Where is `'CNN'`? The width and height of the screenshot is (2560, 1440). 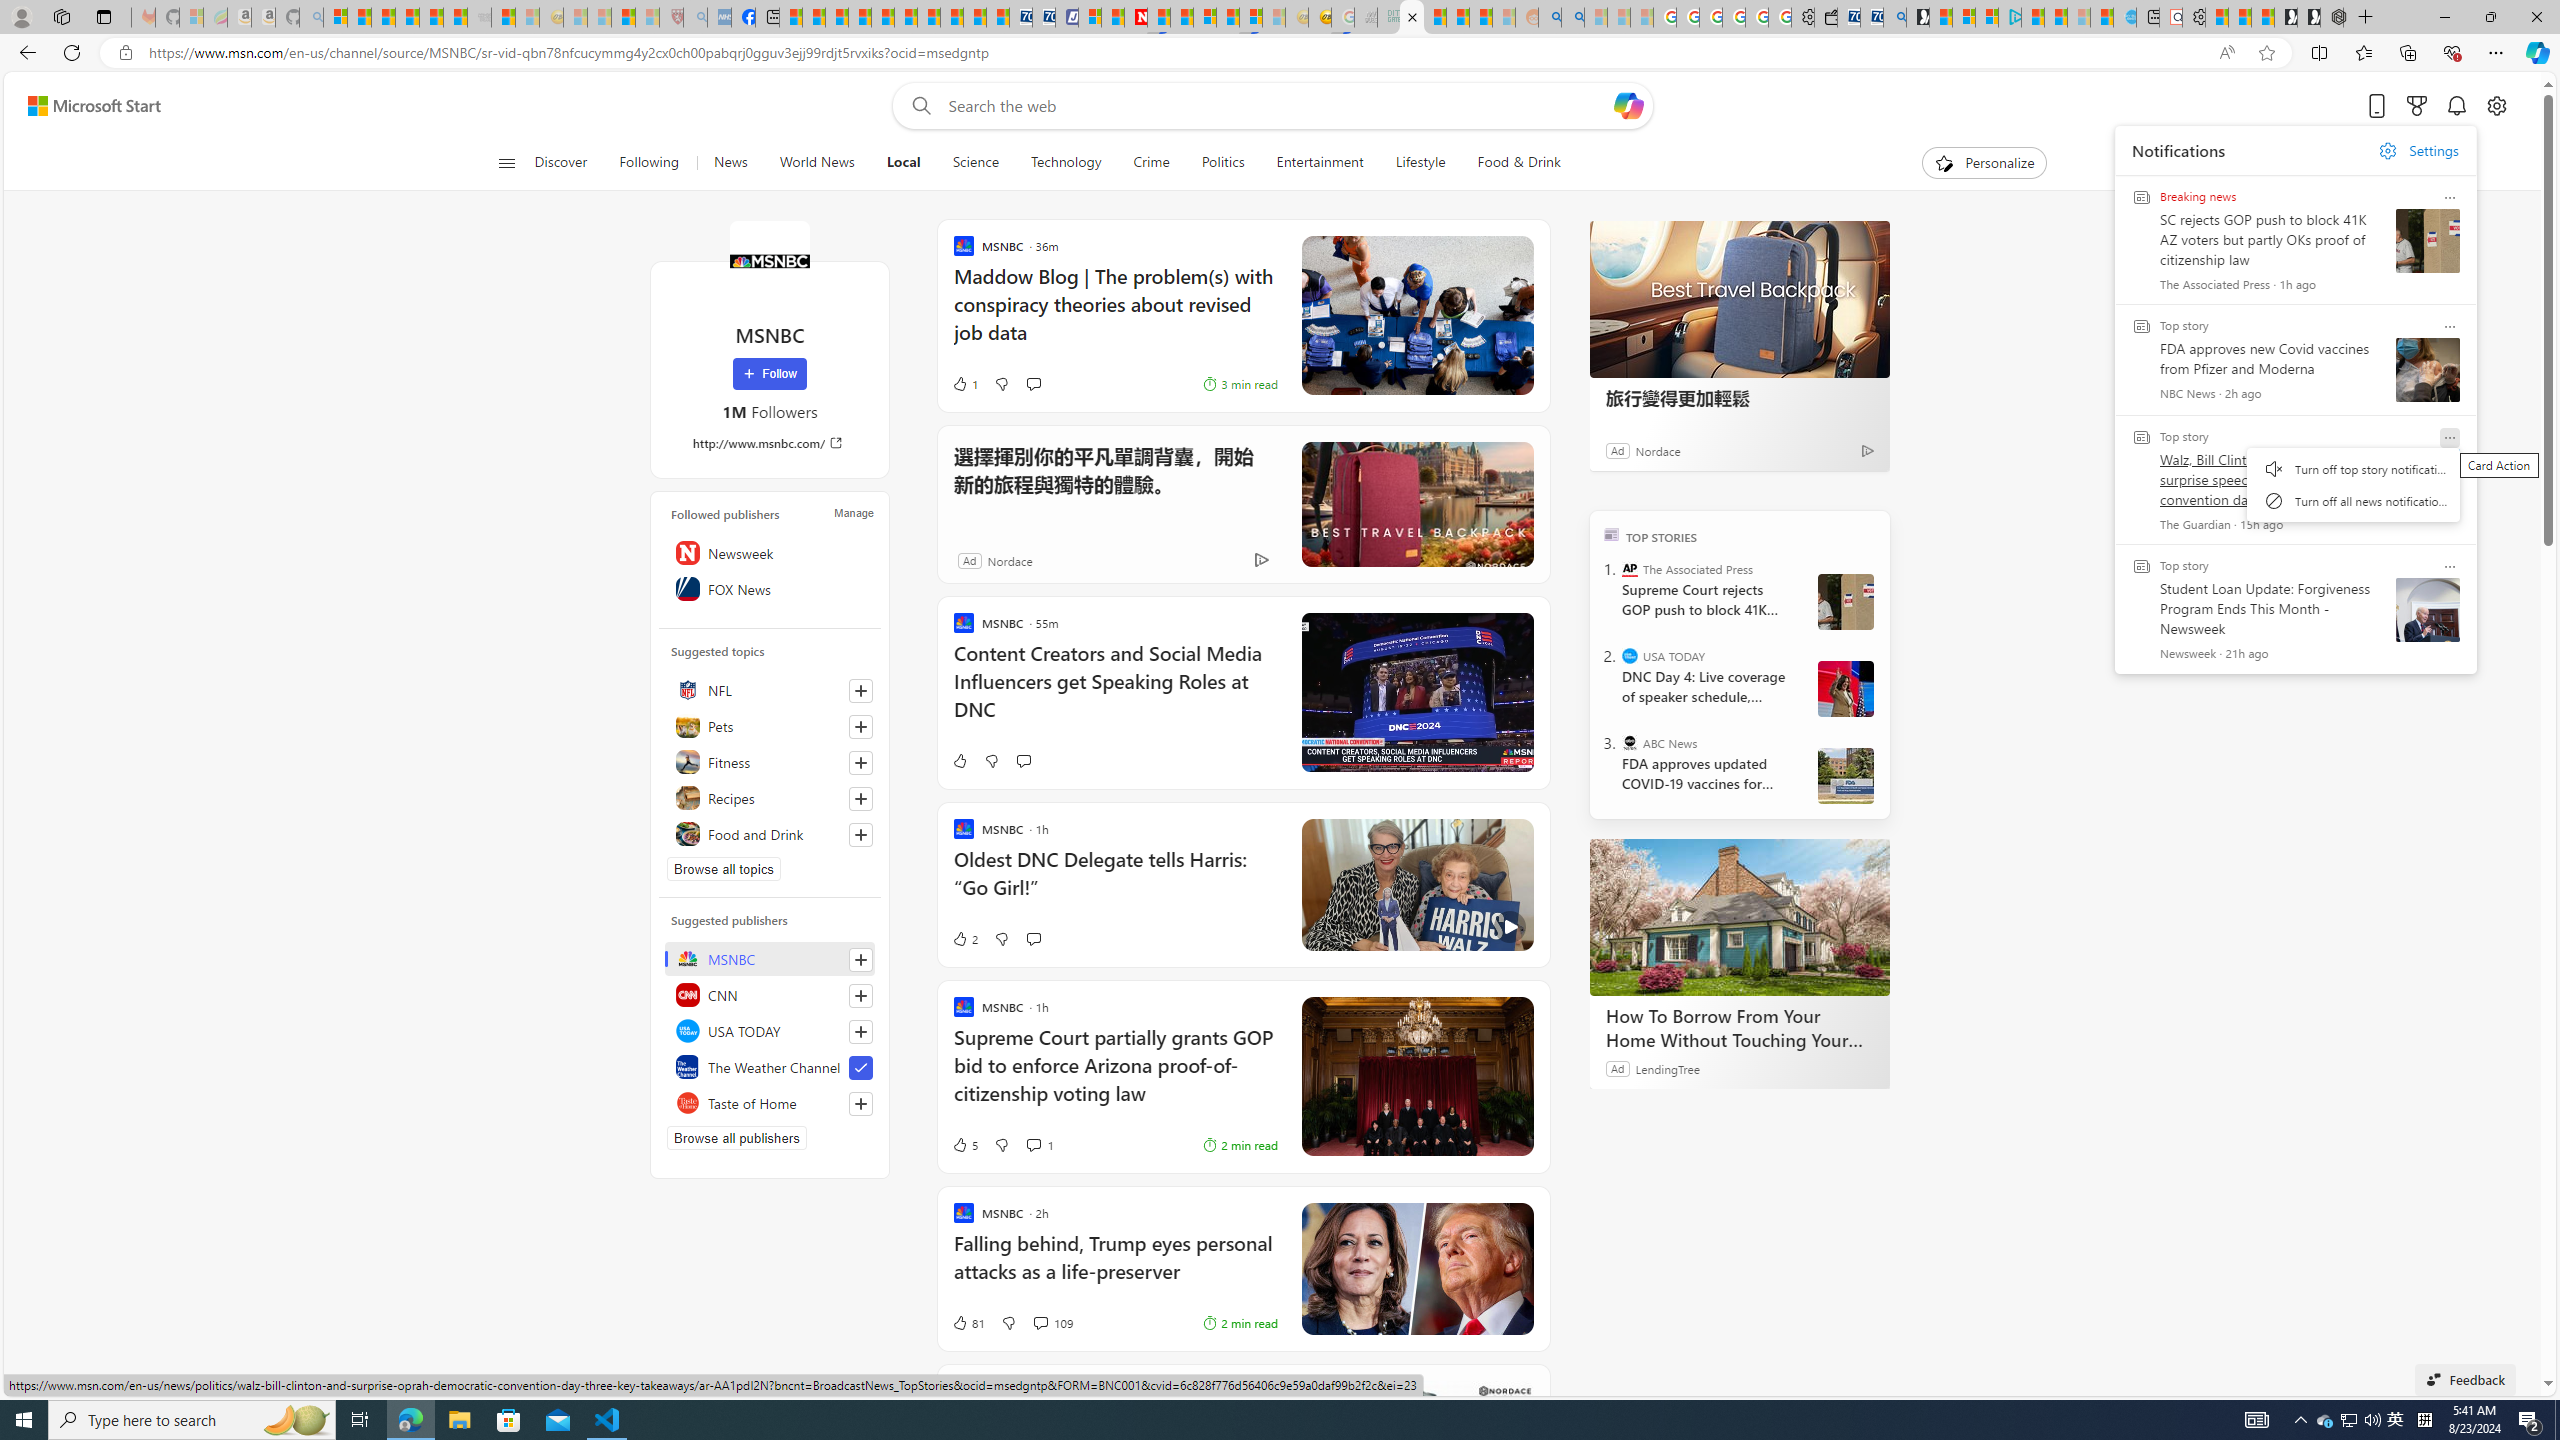
'CNN' is located at coordinates (770, 995).